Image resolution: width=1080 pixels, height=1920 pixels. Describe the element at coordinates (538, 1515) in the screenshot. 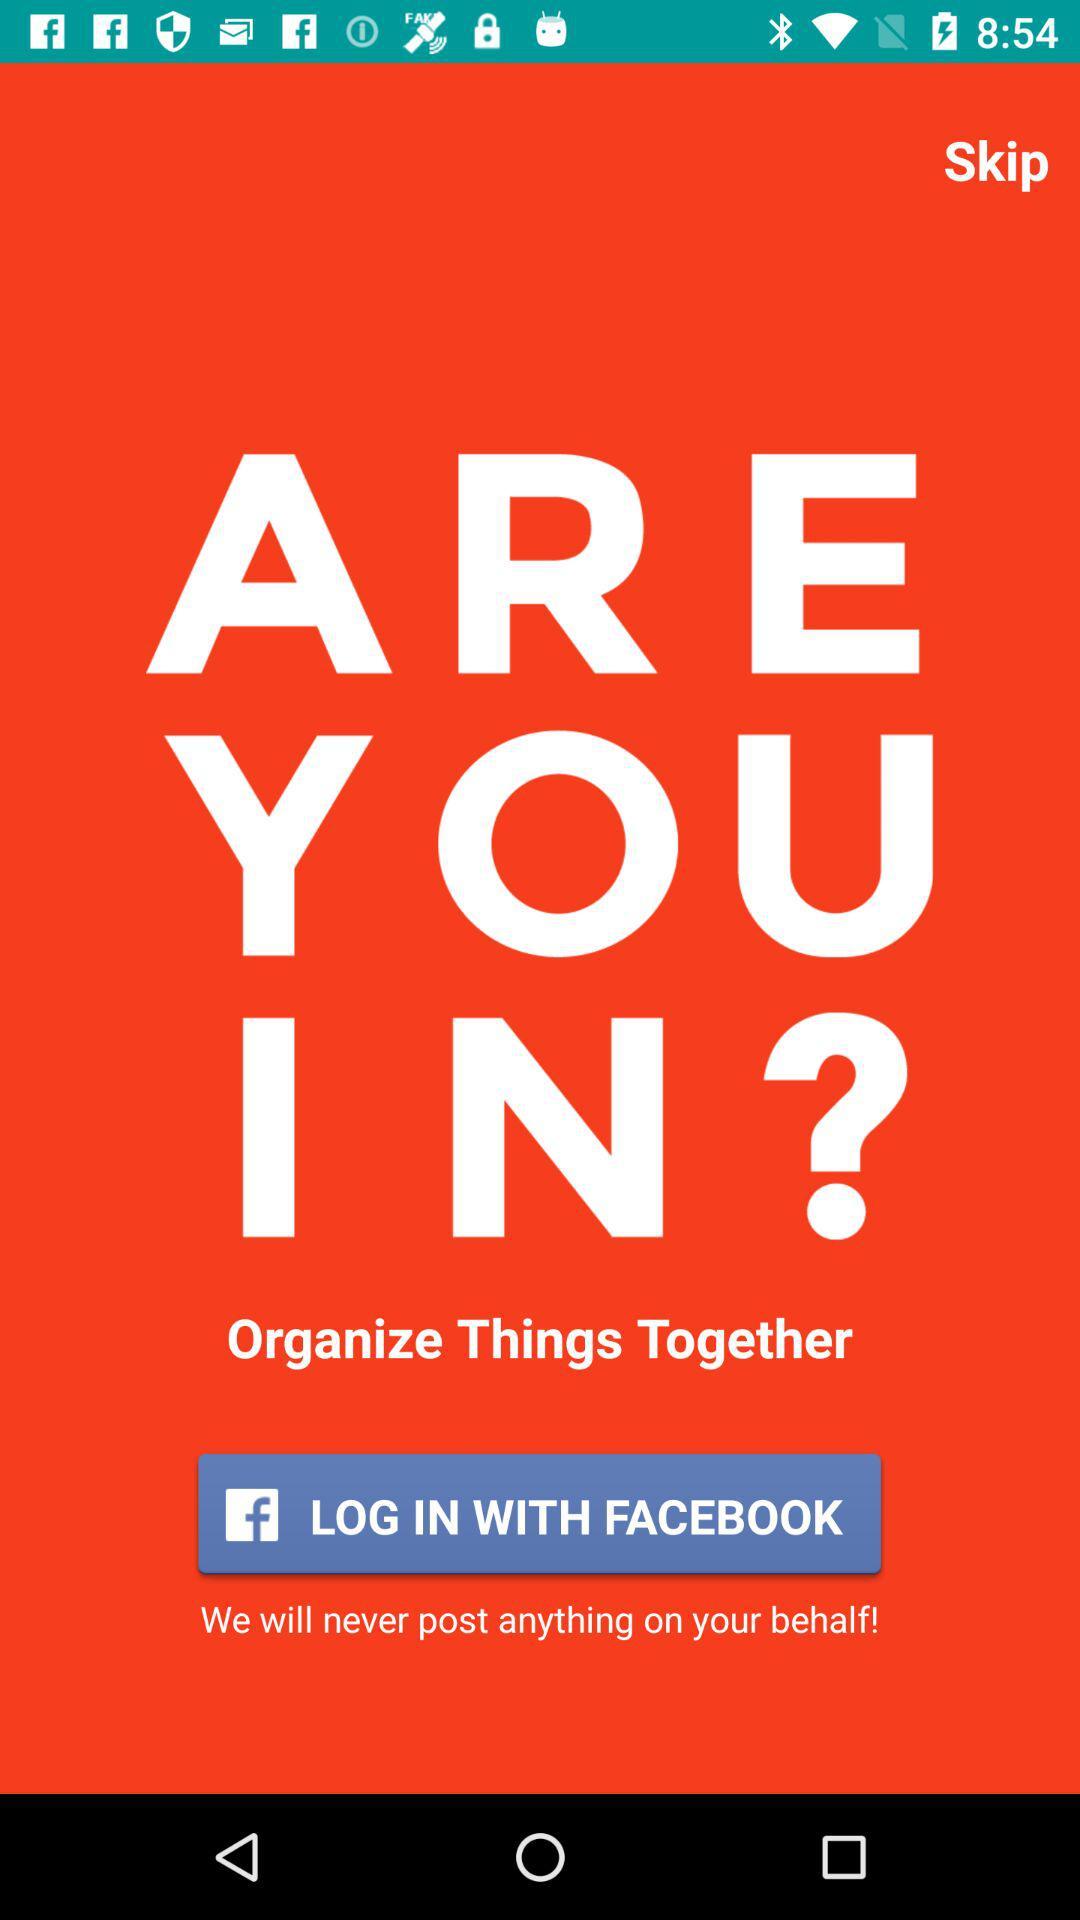

I see `the icon below organize things together icon` at that location.